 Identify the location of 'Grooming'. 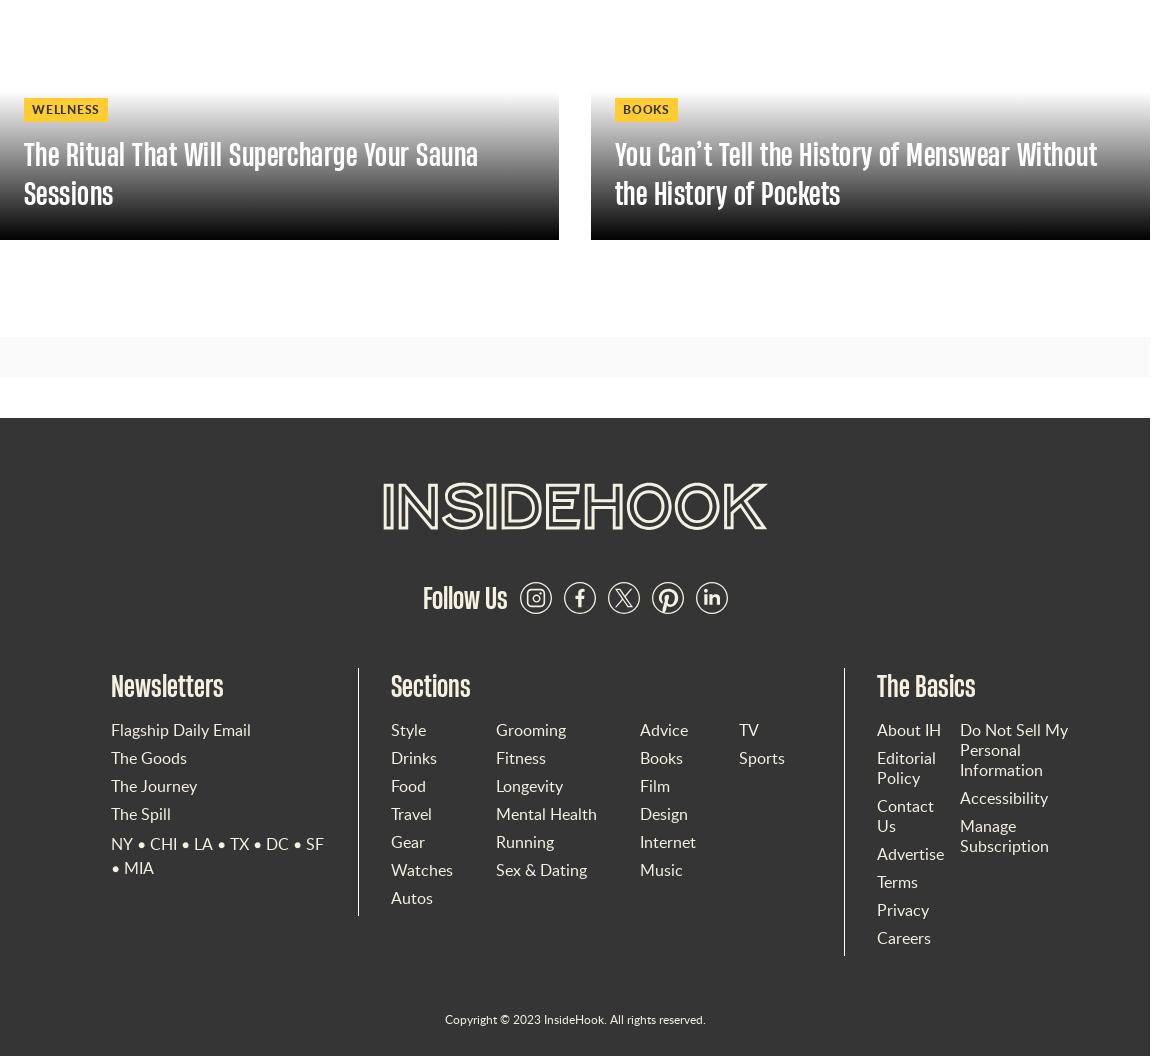
(494, 729).